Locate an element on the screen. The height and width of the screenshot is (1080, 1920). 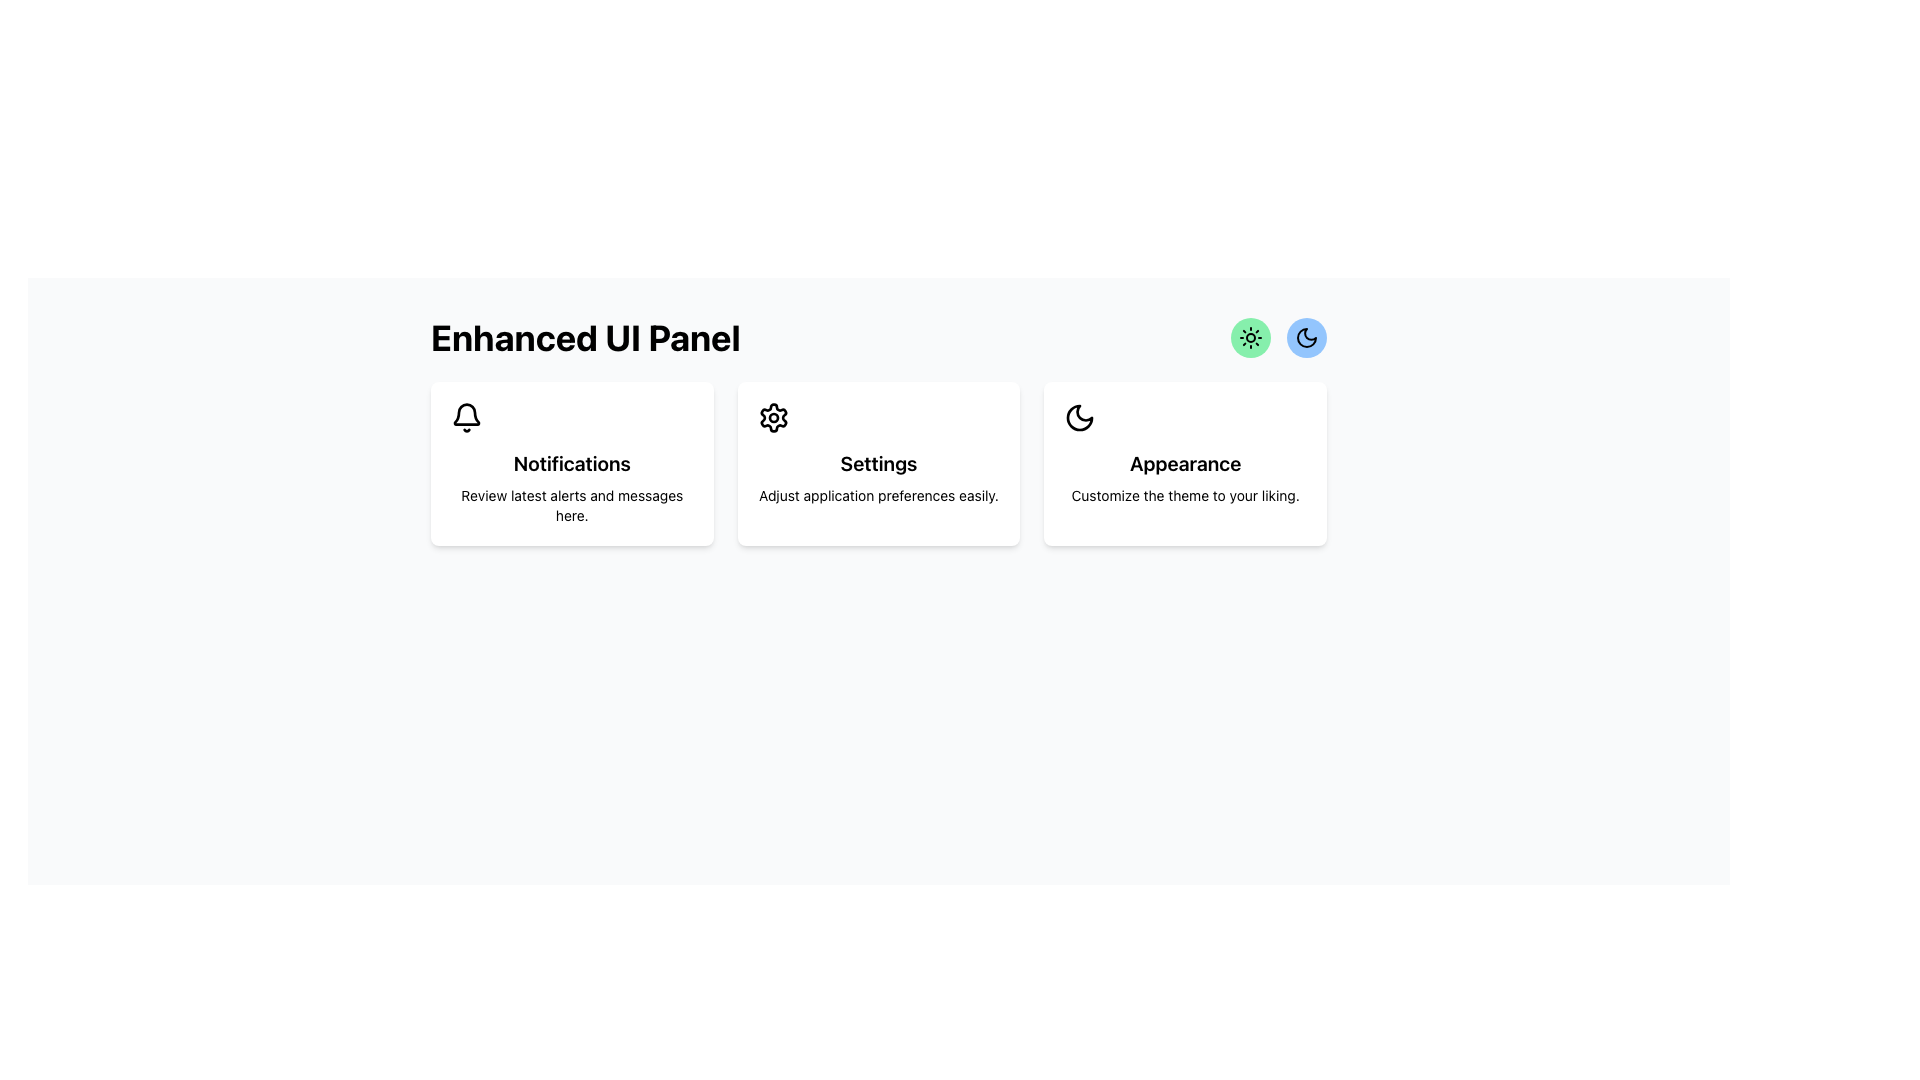
the SVG Icon displaying a crescent moon in the upper-right corner of the interface is located at coordinates (1079, 416).